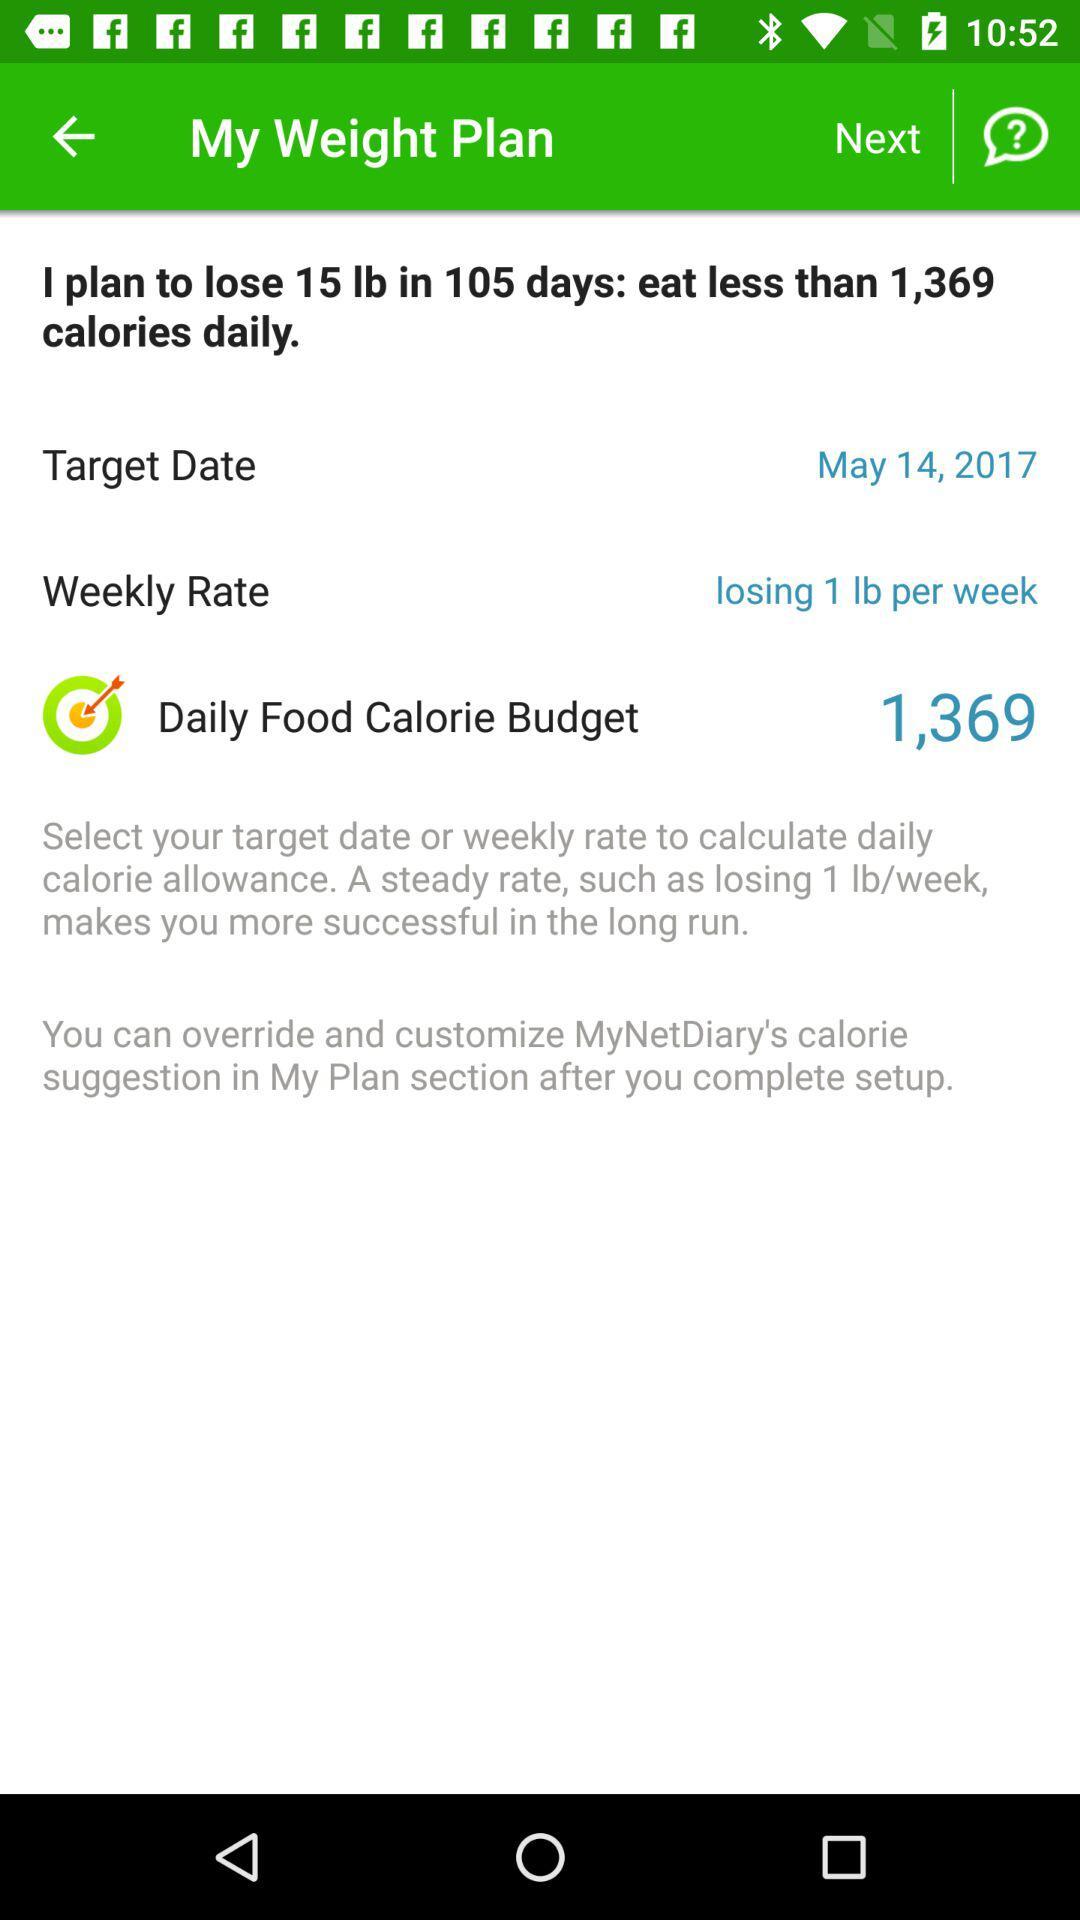 This screenshot has height=1920, width=1080. Describe the element at coordinates (72, 135) in the screenshot. I see `item to the left of the my weight plan icon` at that location.